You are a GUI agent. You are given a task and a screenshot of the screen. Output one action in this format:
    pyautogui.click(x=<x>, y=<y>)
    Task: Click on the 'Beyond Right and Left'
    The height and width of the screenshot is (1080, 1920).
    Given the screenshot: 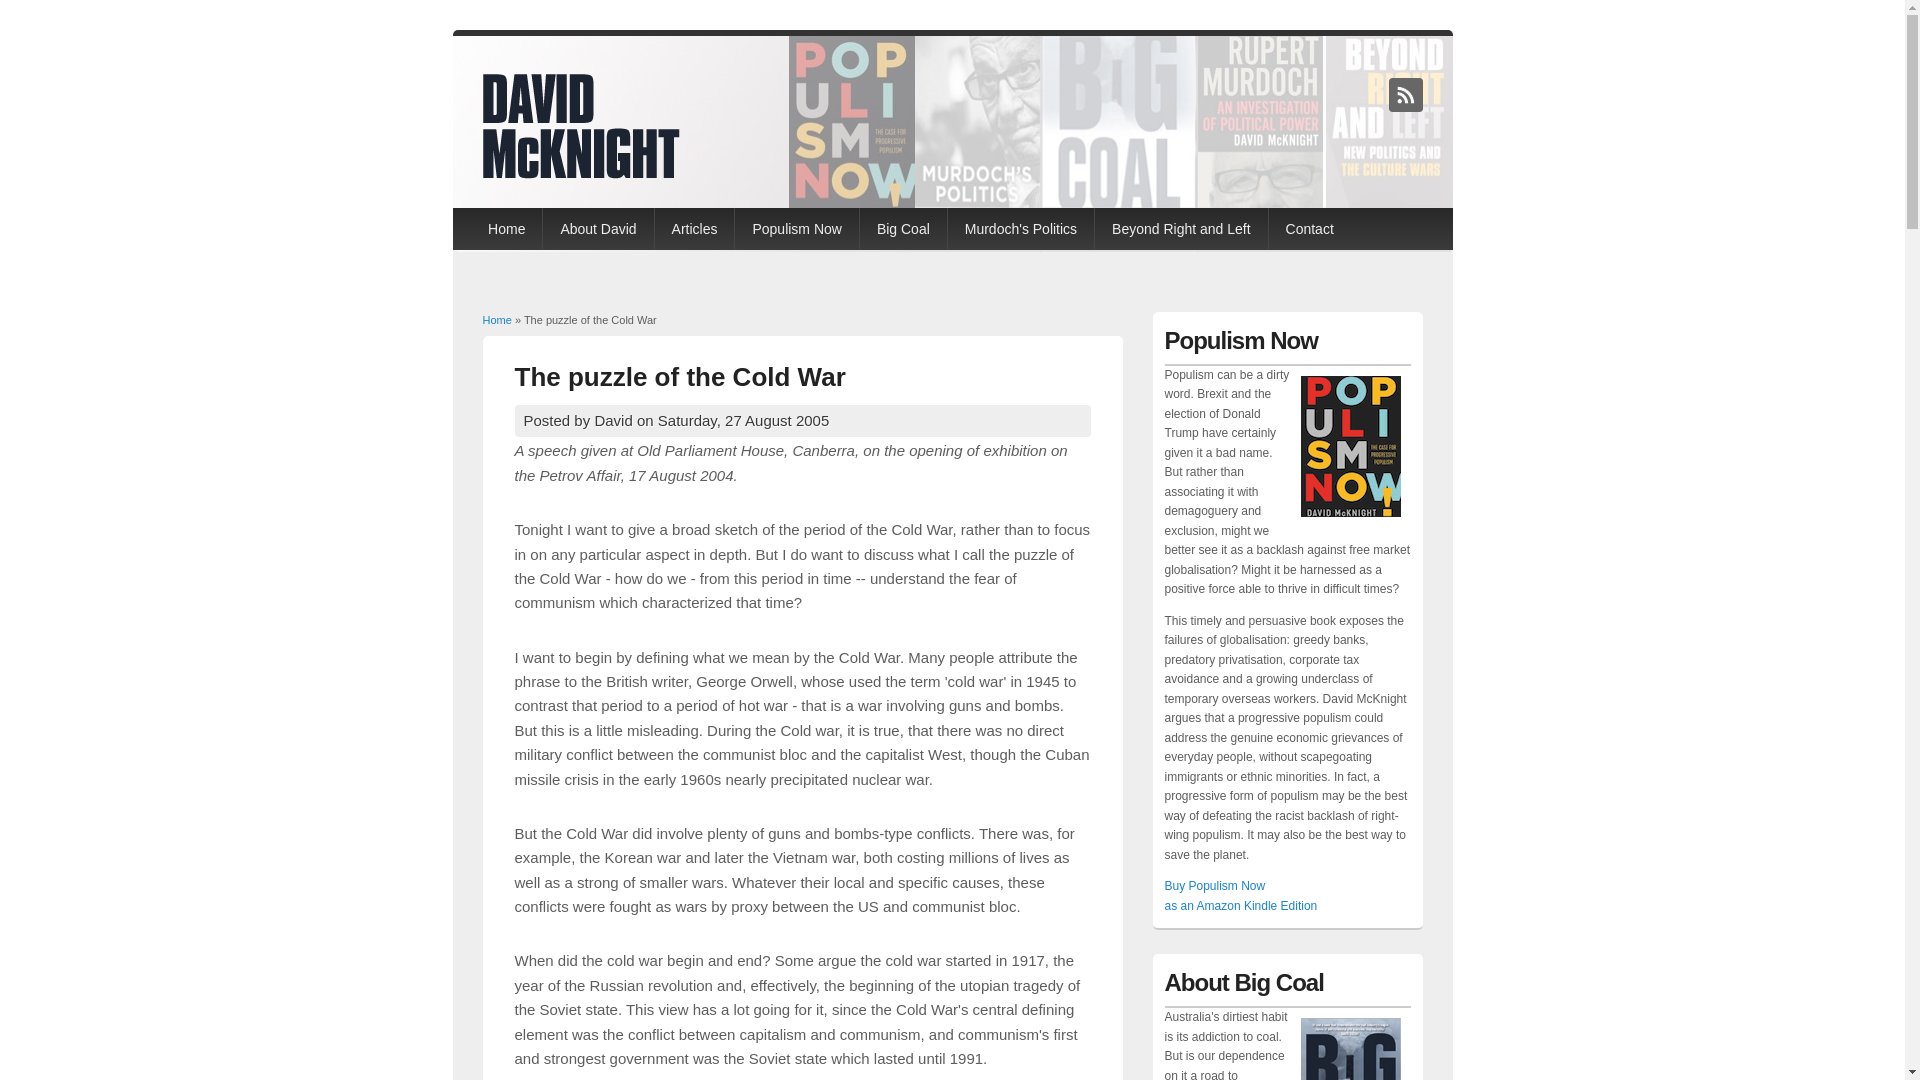 What is the action you would take?
    pyautogui.click(x=1093, y=227)
    